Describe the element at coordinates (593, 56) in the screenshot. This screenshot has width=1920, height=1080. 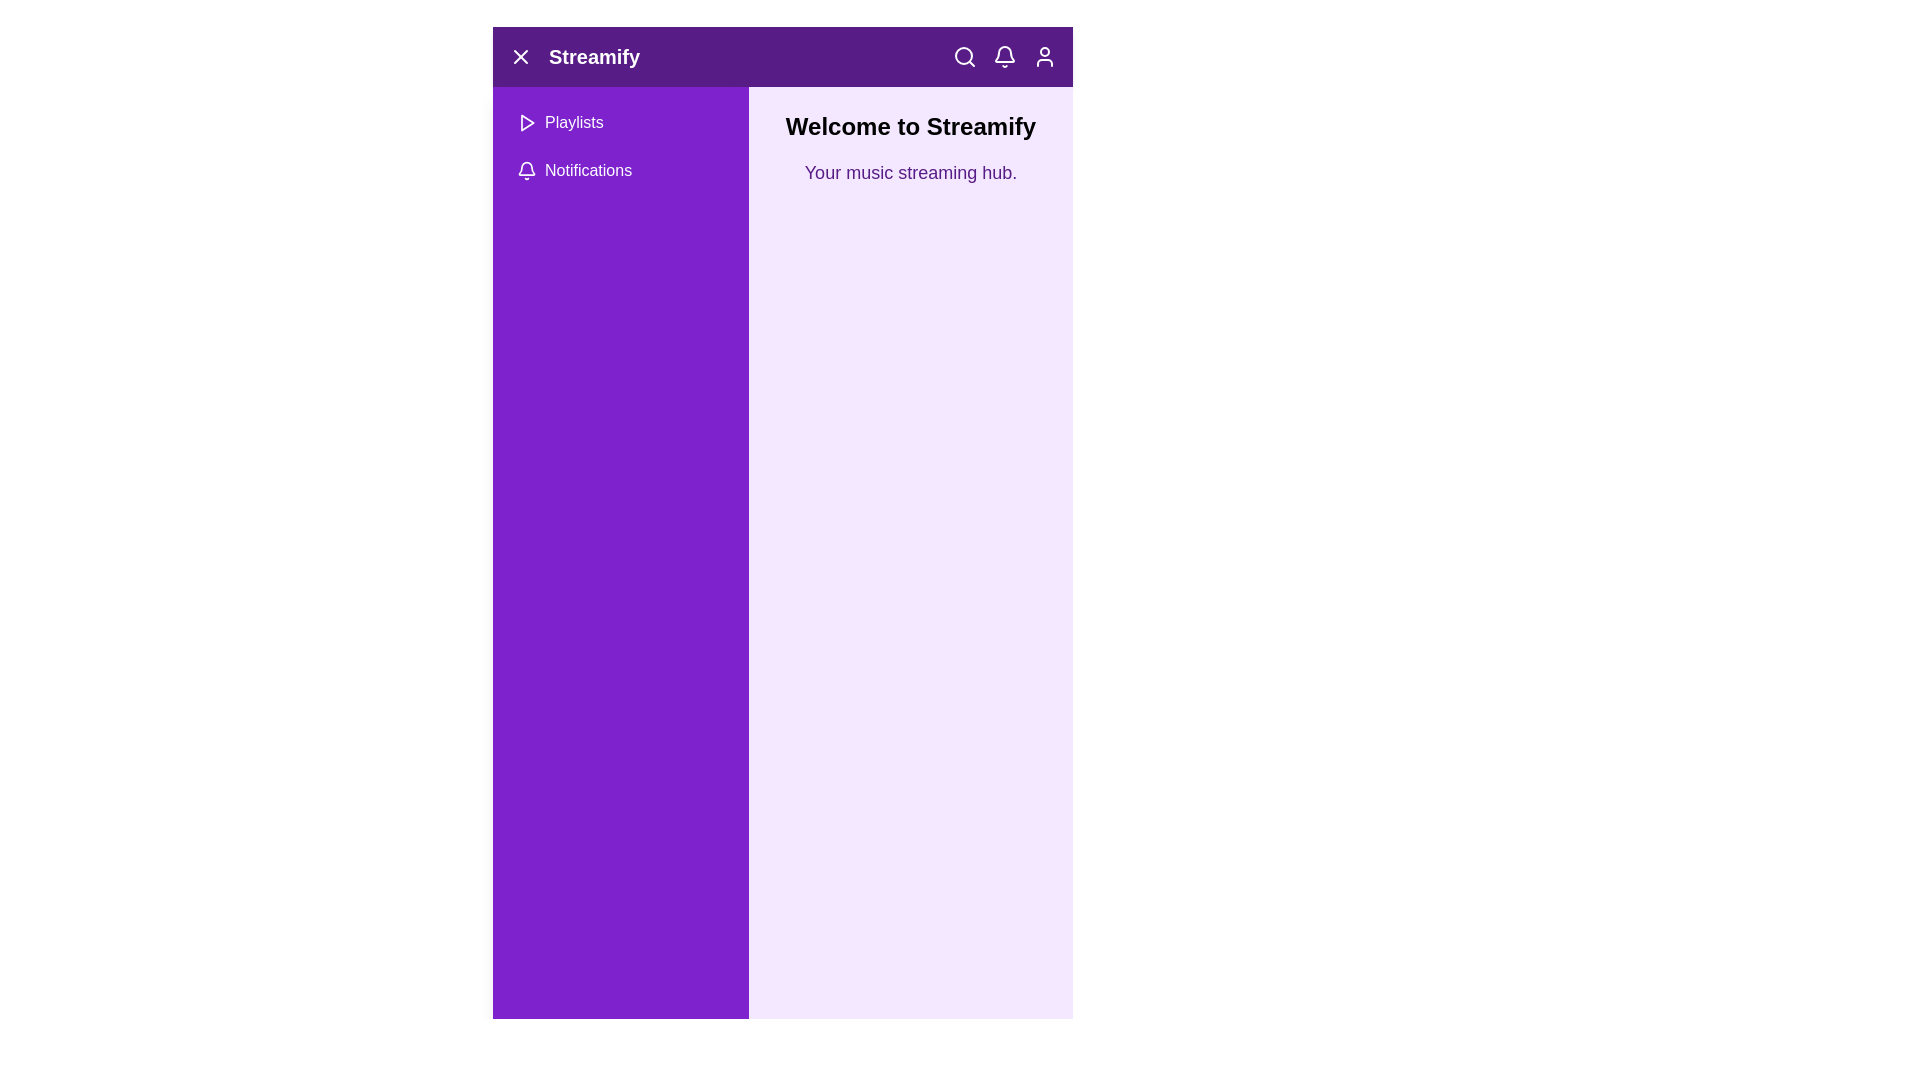
I see `the static text label displaying the application's name, located near the center of the top navigation bar, to the right of an 'X' icon and aligned horizontally with it` at that location.